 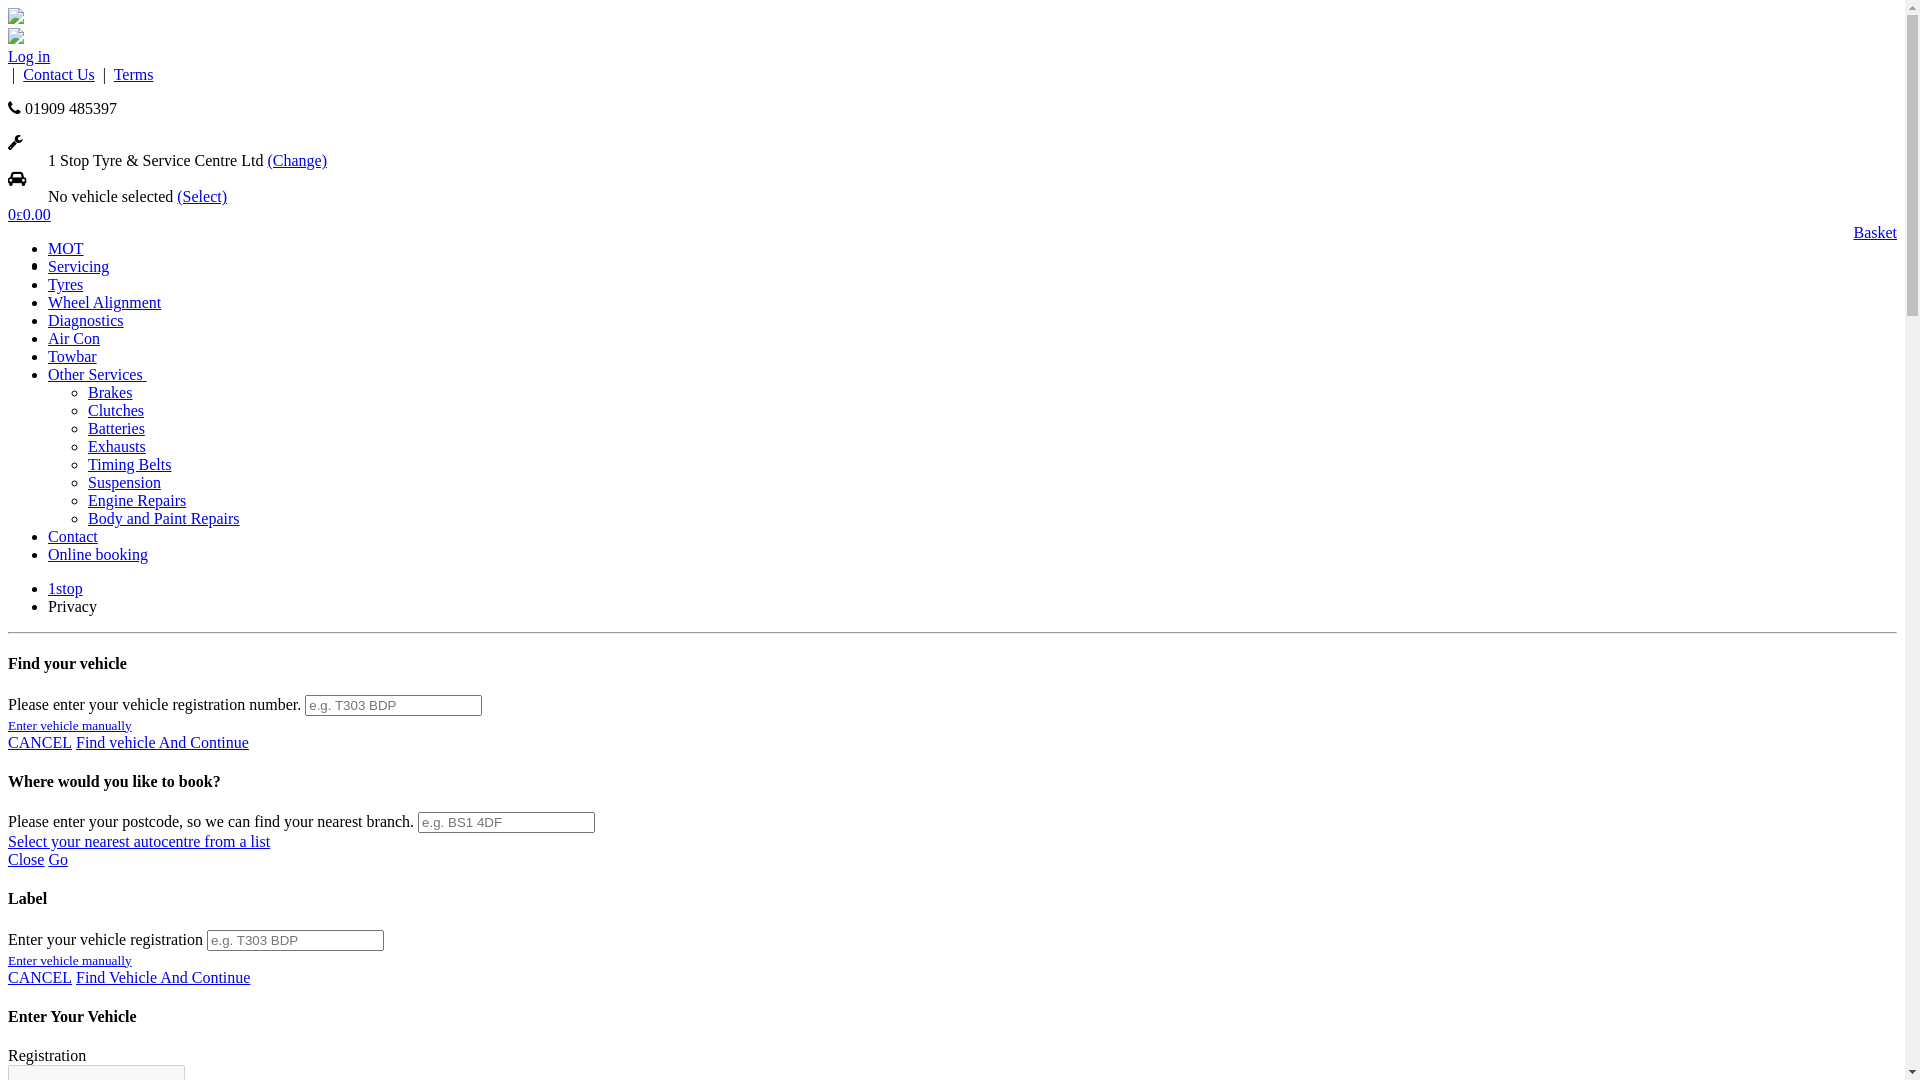 I want to click on 'Contact', so click(x=72, y=535).